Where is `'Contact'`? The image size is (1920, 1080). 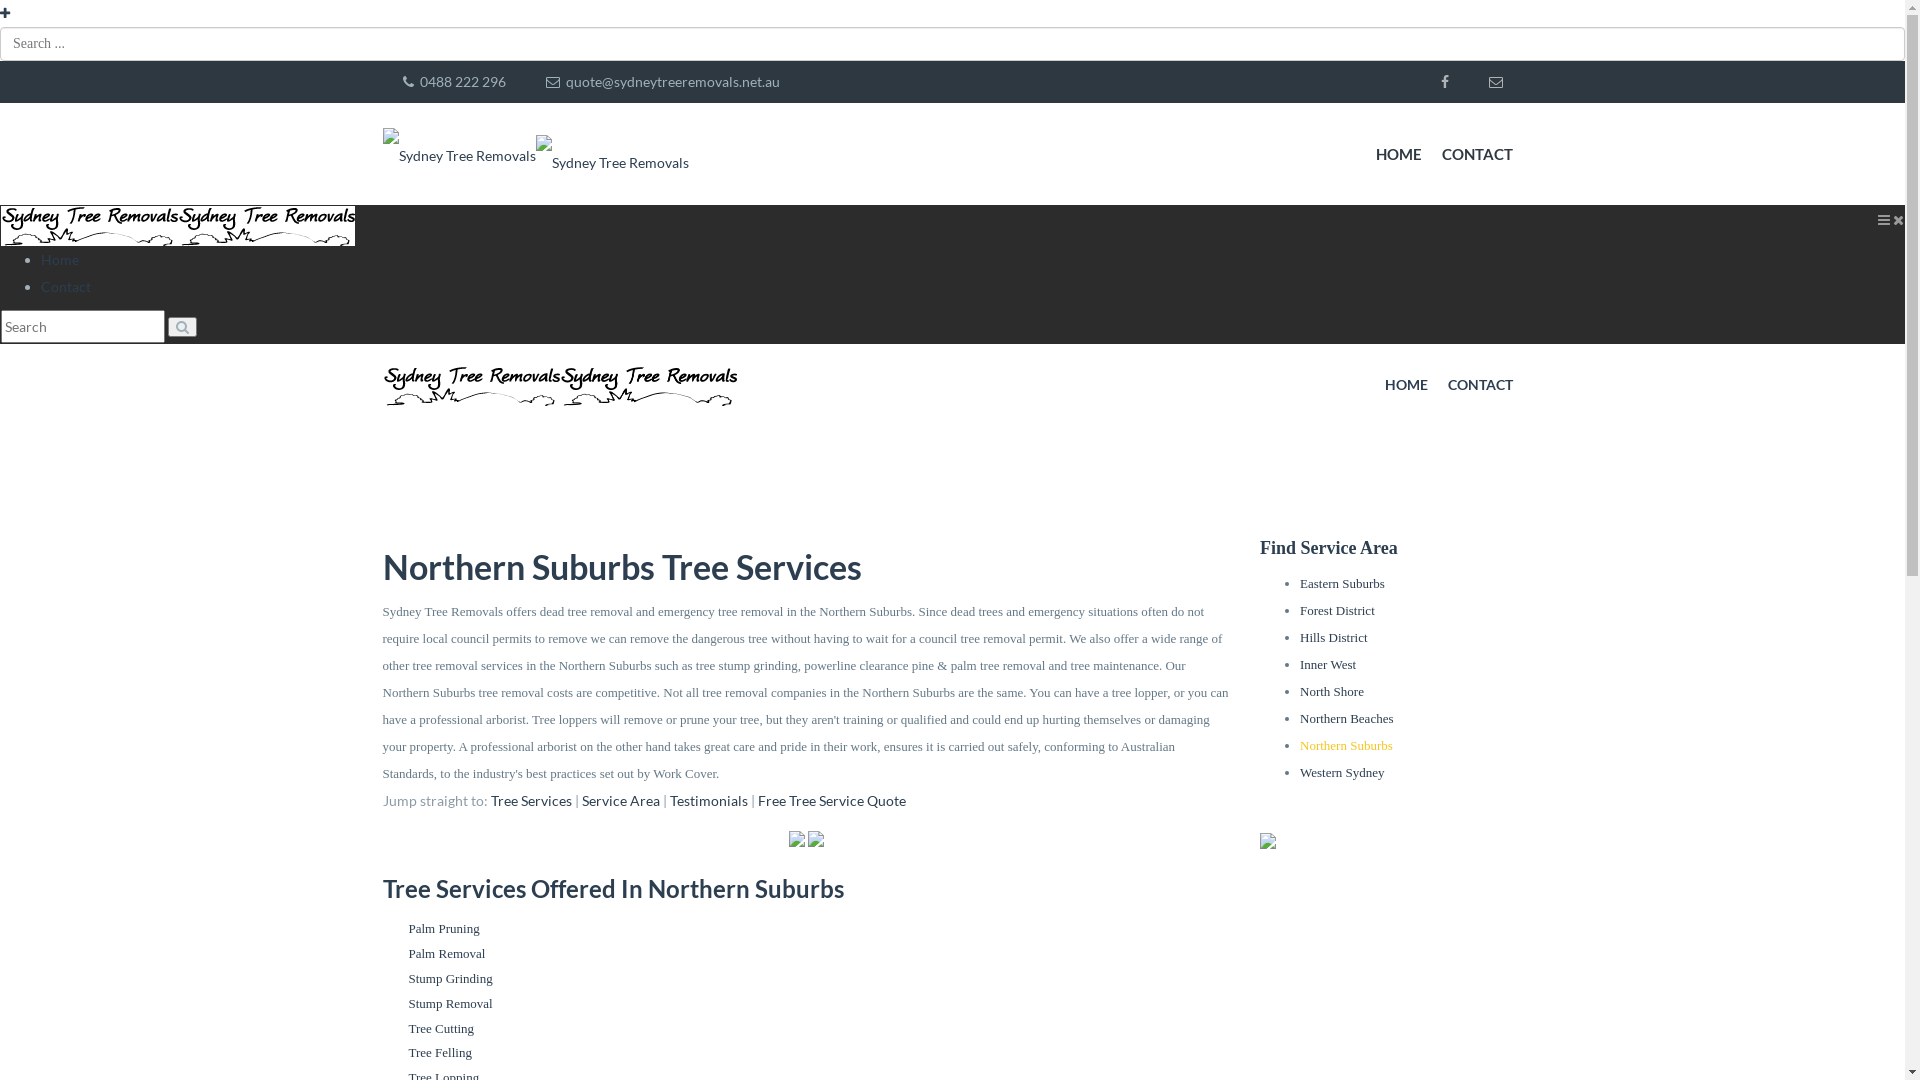
'Contact' is located at coordinates (66, 286).